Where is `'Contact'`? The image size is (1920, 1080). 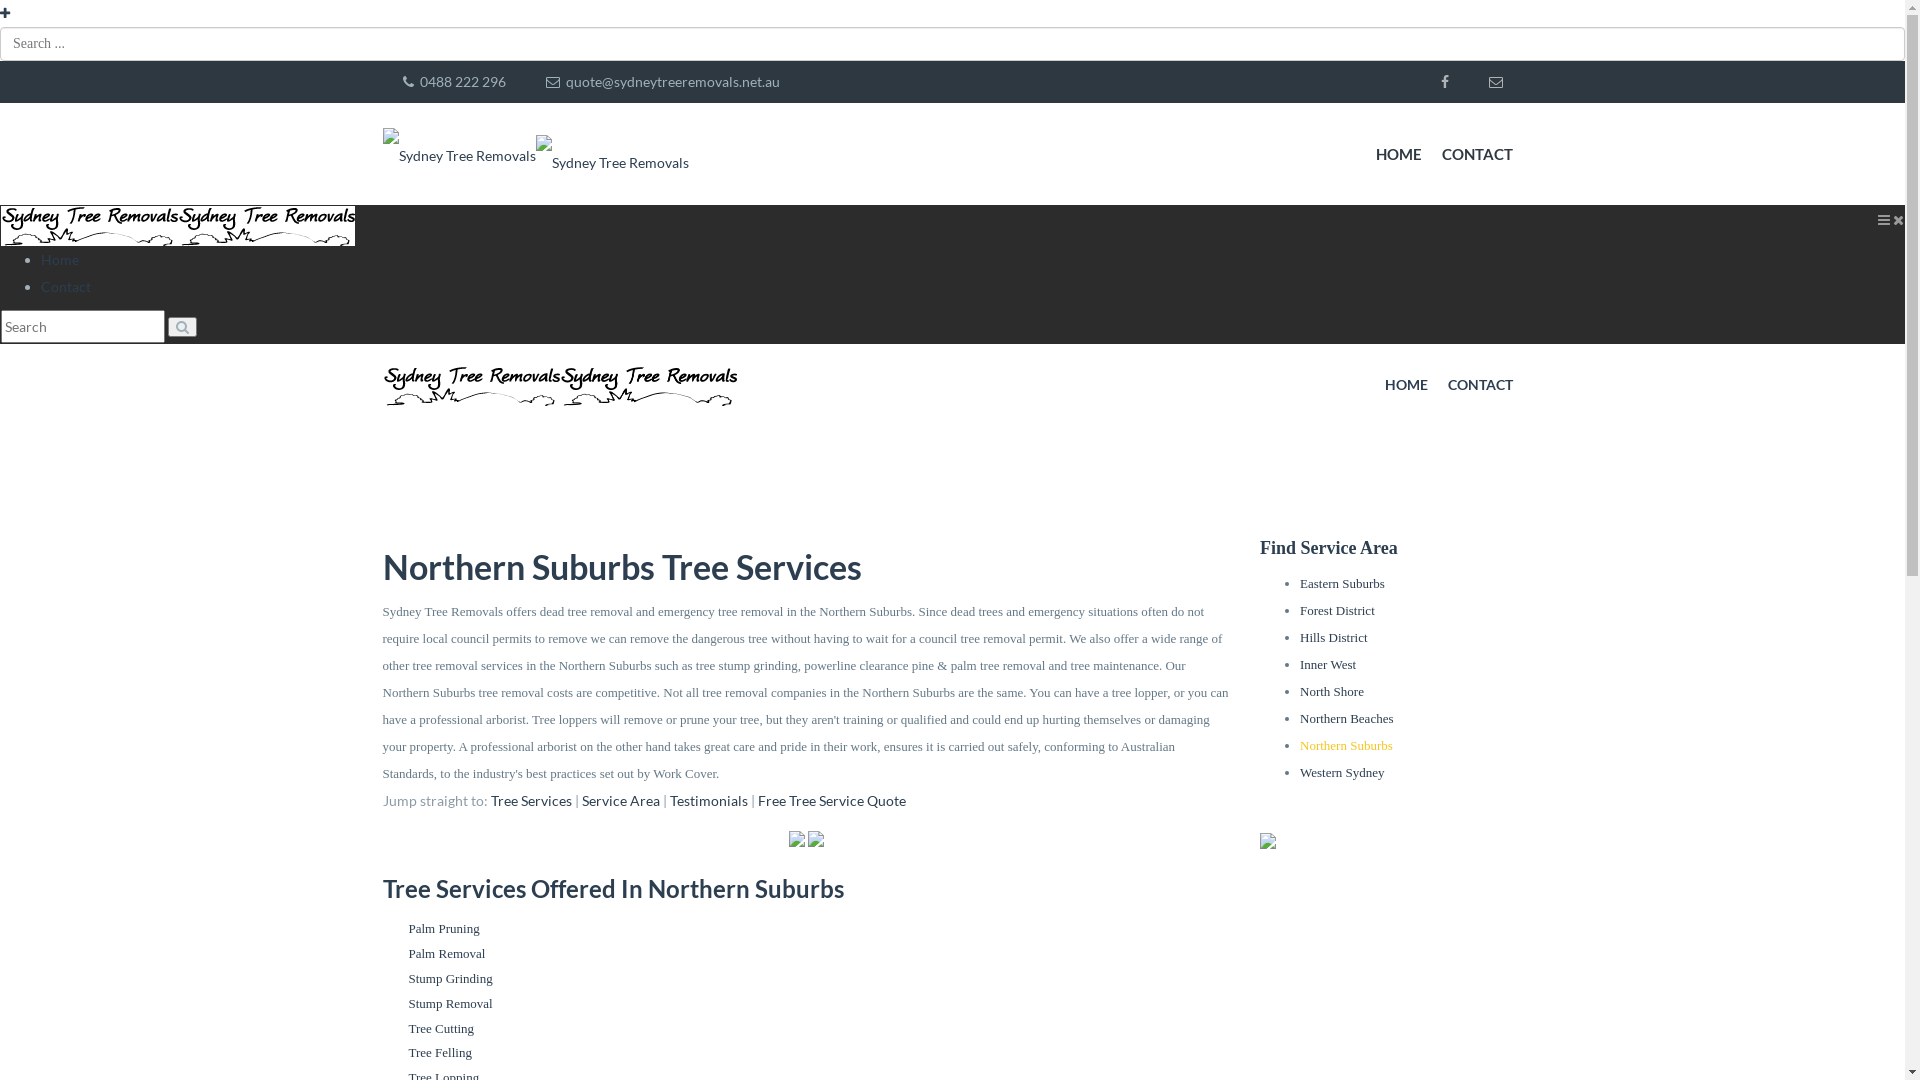
'Contact' is located at coordinates (66, 286).